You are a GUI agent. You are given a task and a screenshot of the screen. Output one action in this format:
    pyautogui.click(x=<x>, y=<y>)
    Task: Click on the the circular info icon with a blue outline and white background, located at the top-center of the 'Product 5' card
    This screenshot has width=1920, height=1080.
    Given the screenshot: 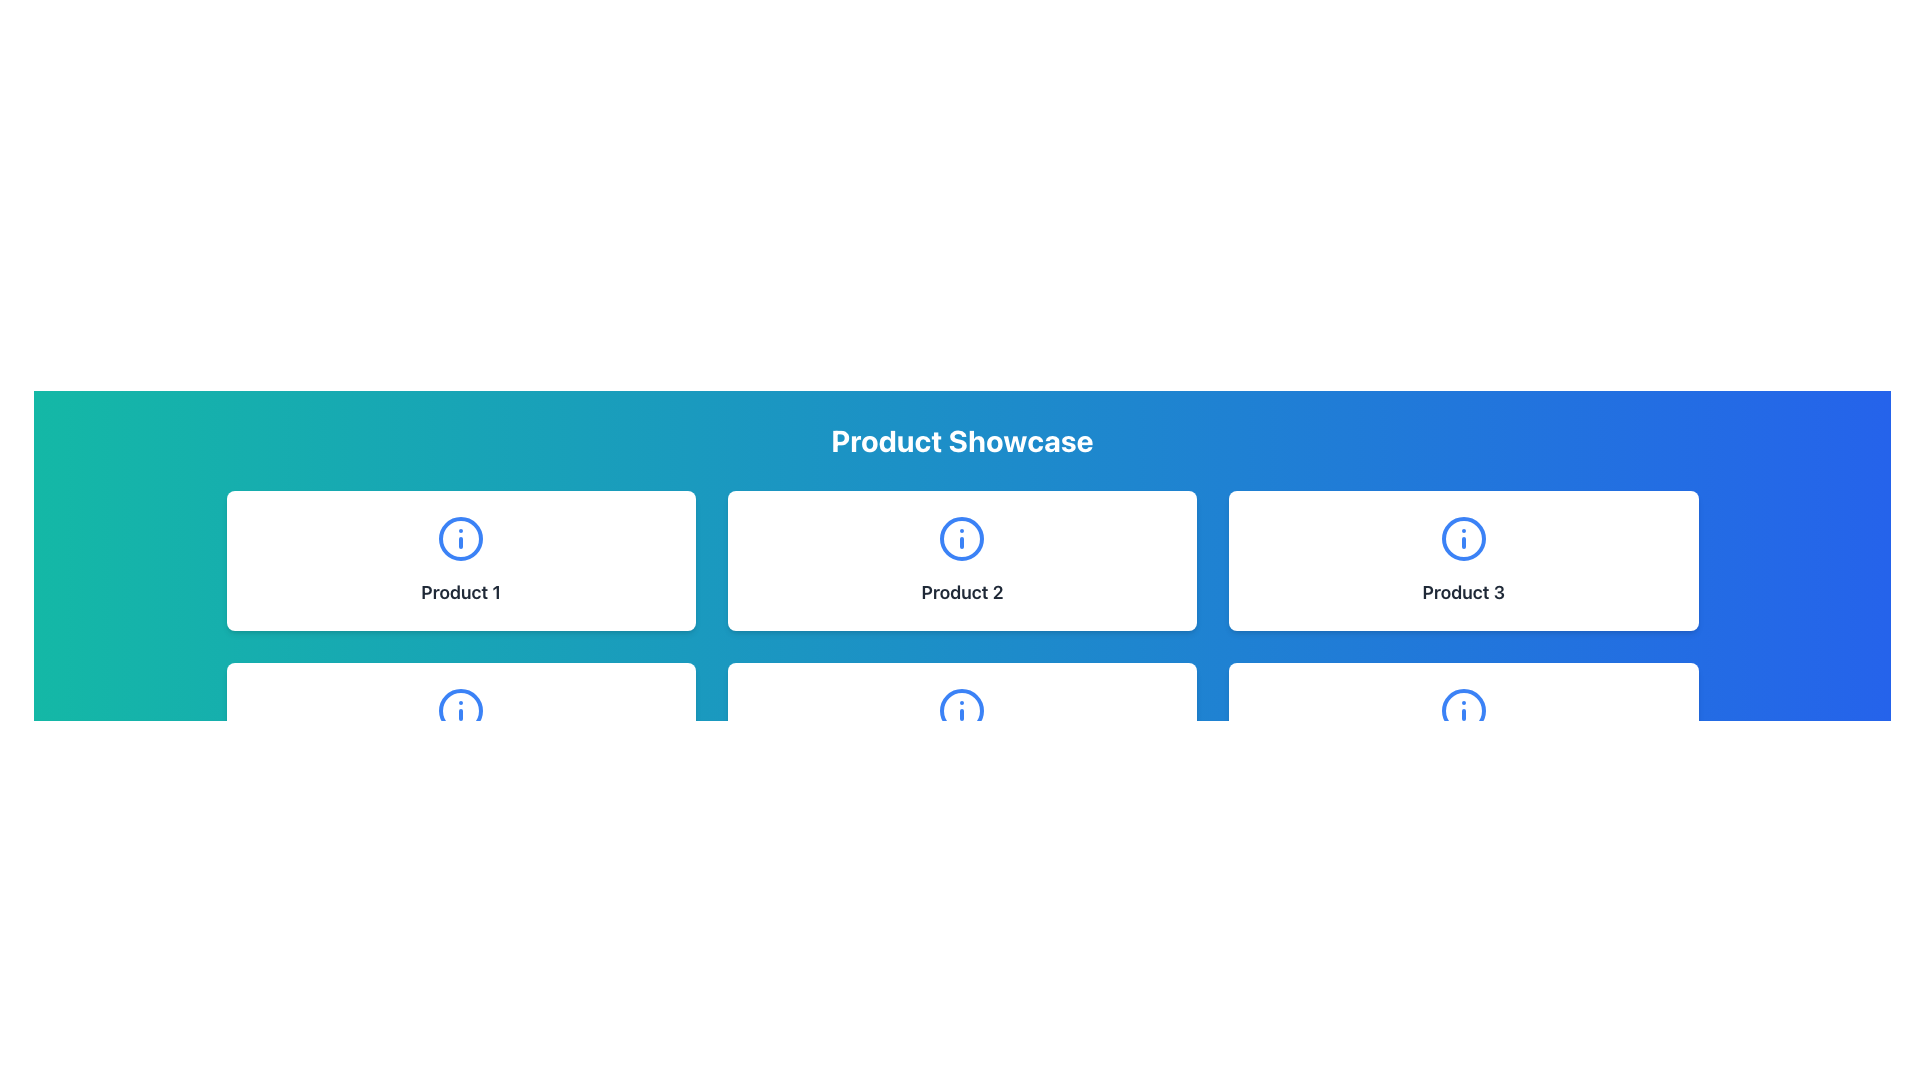 What is the action you would take?
    pyautogui.click(x=962, y=709)
    